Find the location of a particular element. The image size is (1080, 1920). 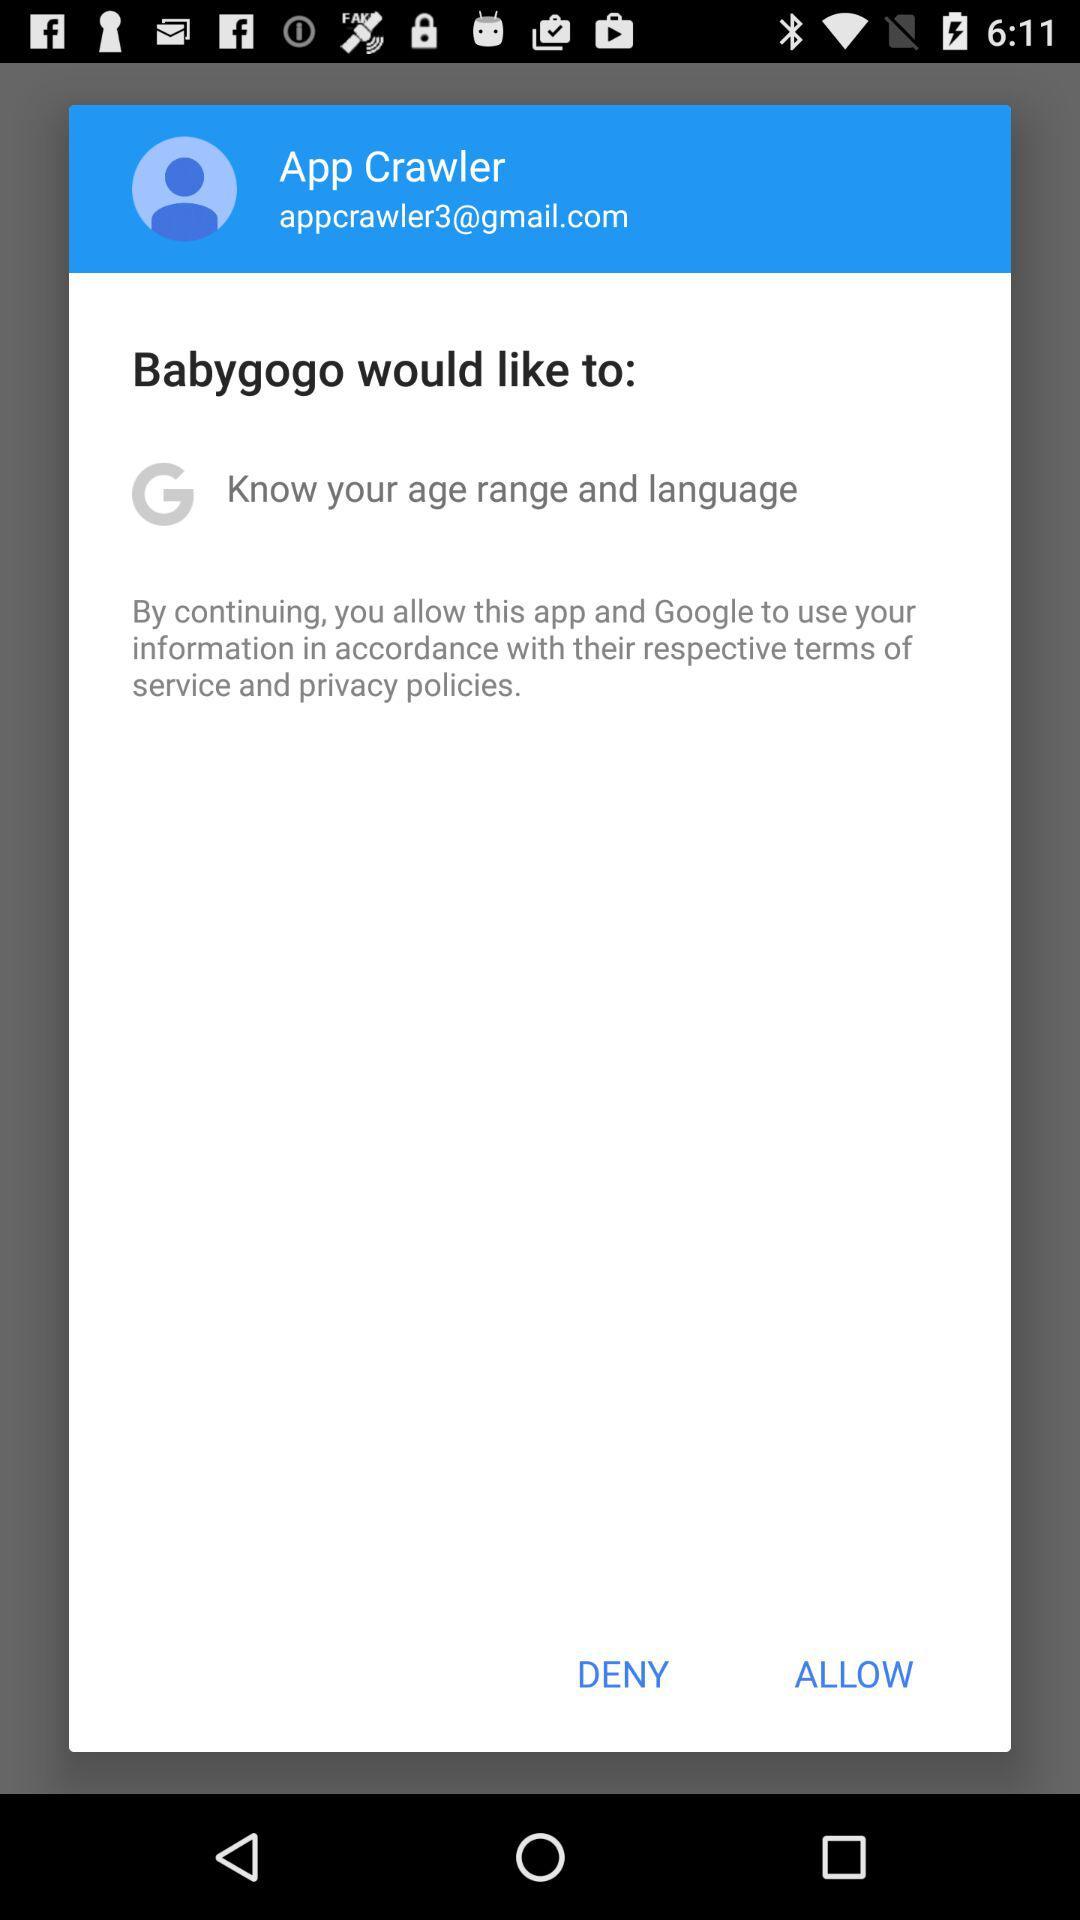

the item below the app crawler is located at coordinates (454, 214).